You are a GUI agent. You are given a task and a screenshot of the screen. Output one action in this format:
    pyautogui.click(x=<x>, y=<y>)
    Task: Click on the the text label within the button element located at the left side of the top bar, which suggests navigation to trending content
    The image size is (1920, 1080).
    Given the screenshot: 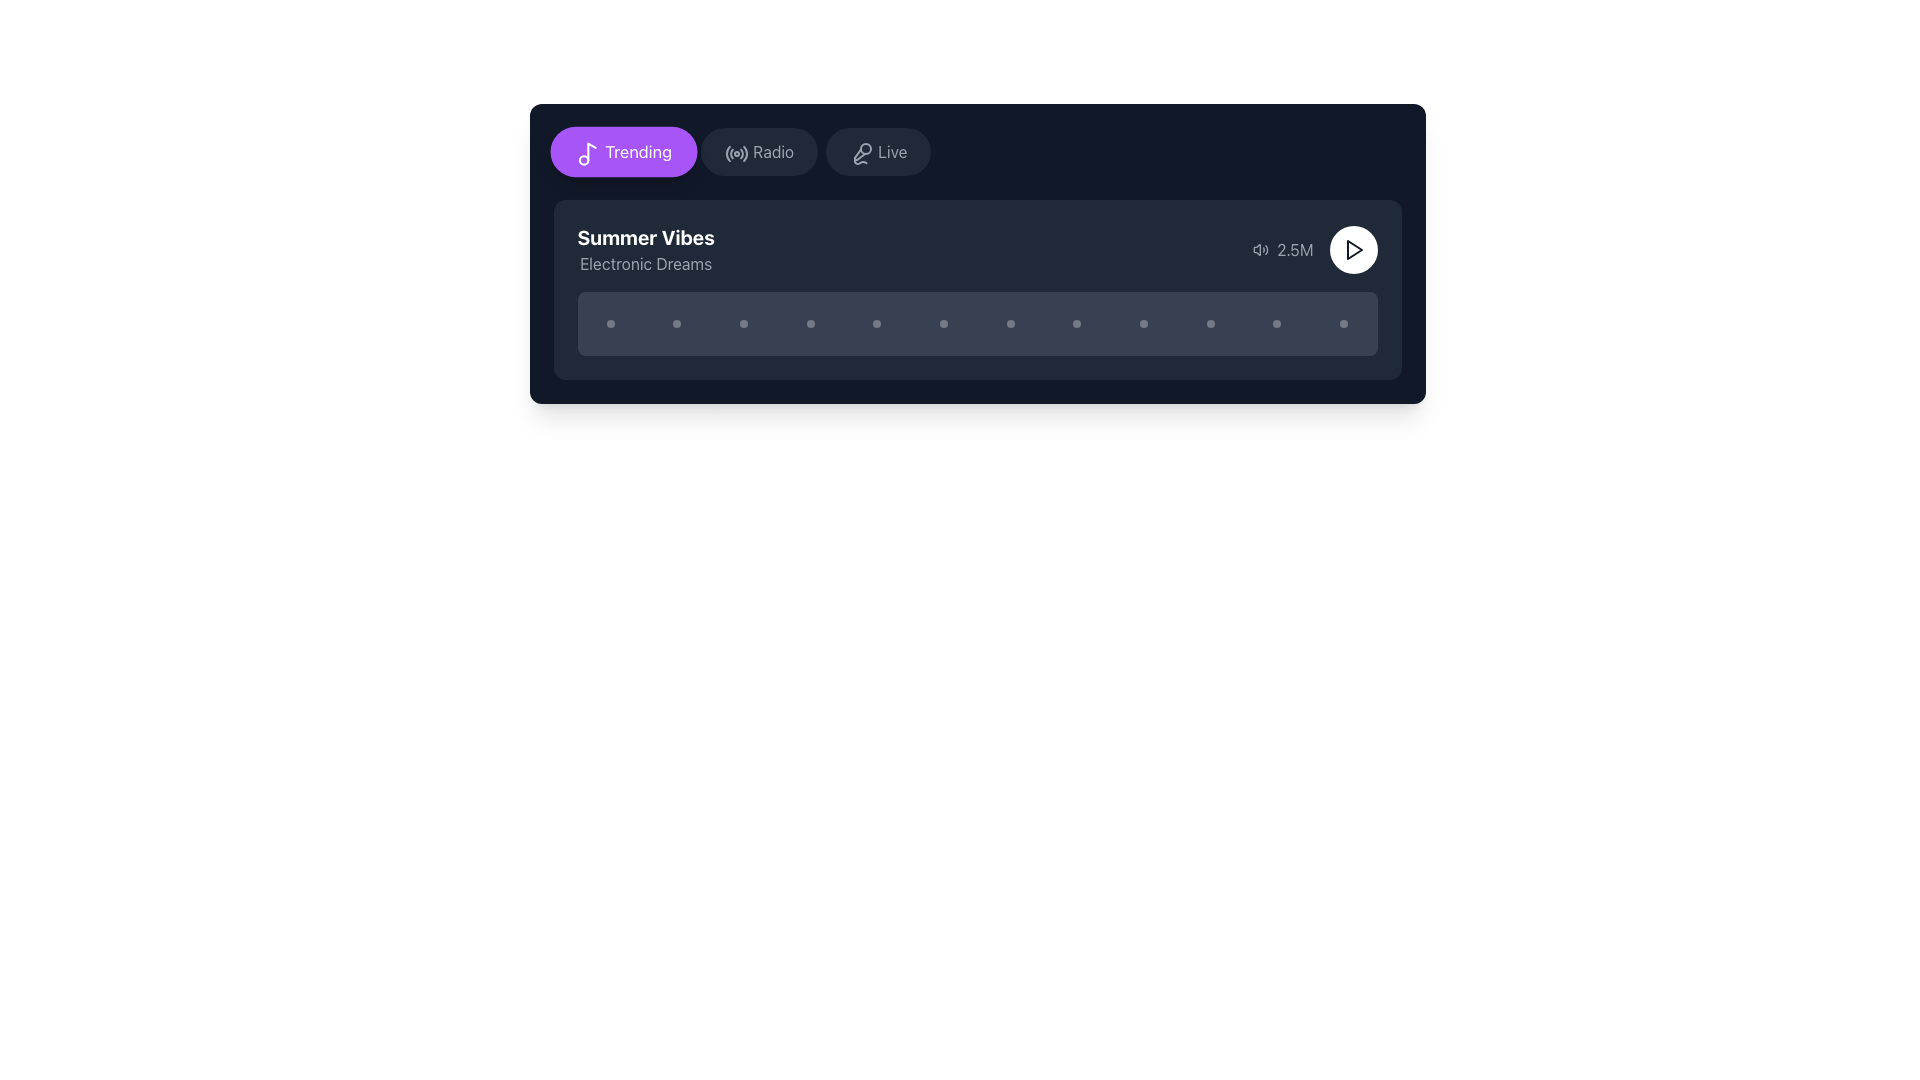 What is the action you would take?
    pyautogui.click(x=637, y=150)
    